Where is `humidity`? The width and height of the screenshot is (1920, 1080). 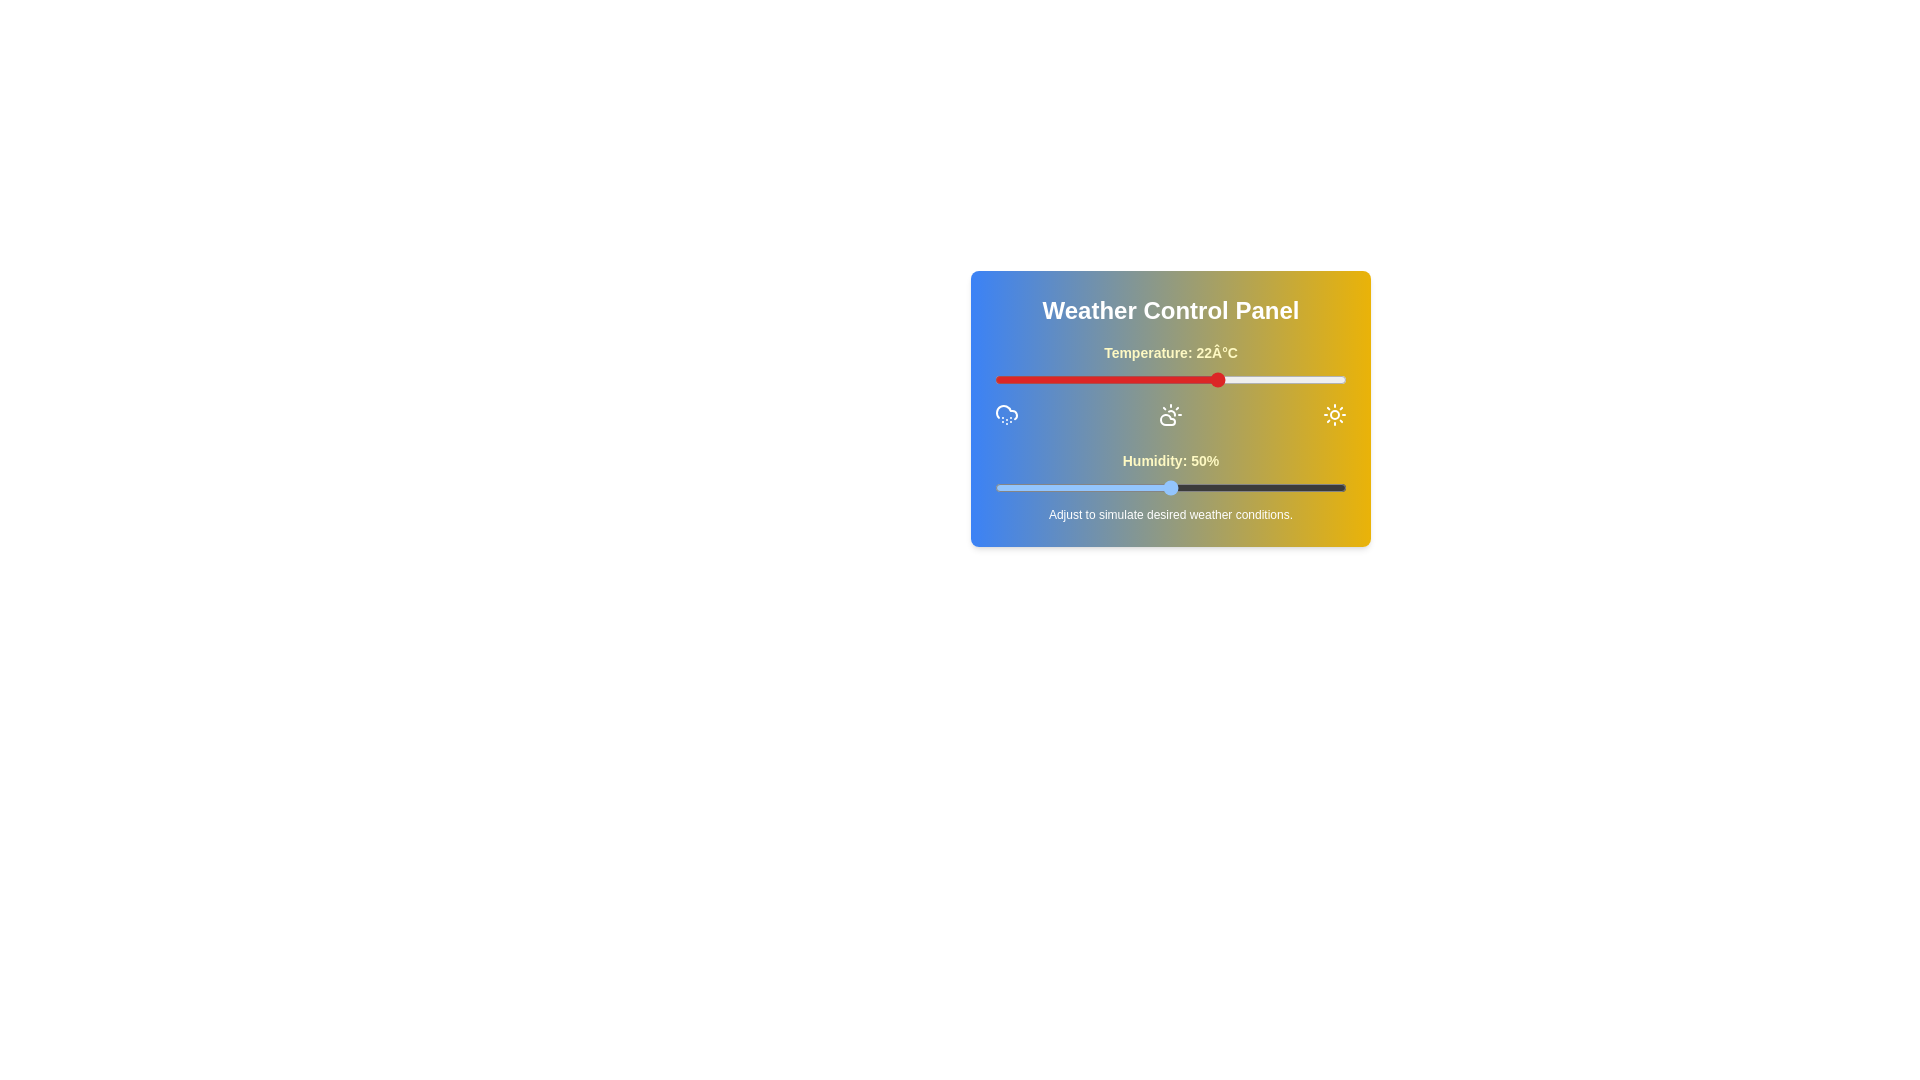 humidity is located at coordinates (1247, 488).